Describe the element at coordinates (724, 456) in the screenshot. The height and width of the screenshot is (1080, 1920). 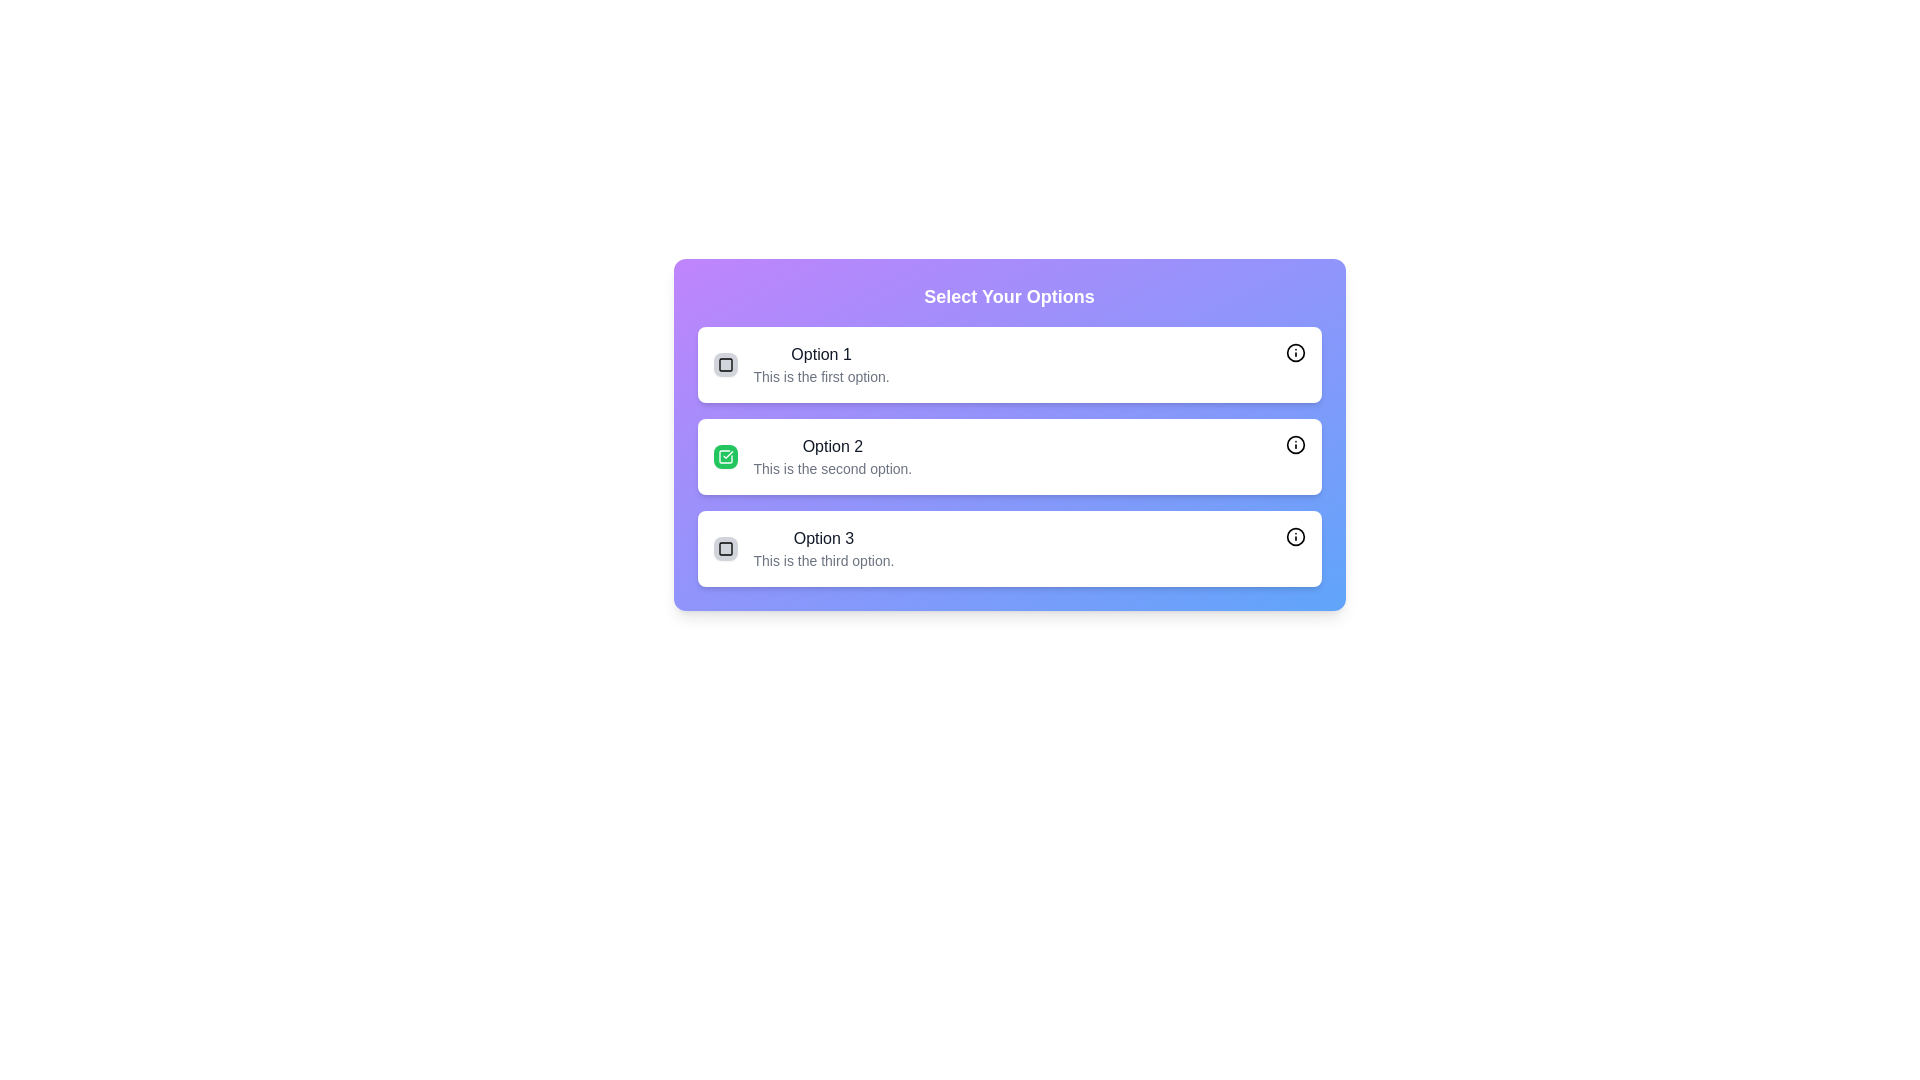
I see `the green square icon with a checkmark that indicates the completed option for 'Option 2', which is located to the left of the text label` at that location.